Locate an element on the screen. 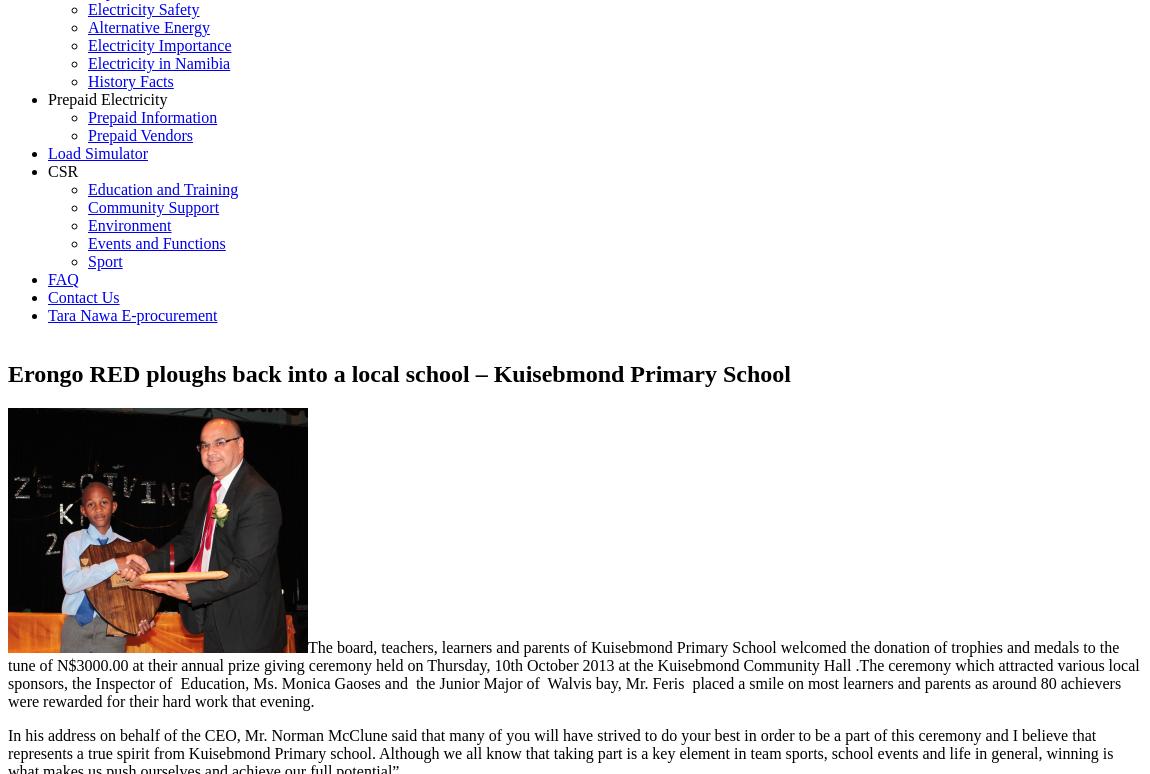 The image size is (1150, 774). 'Education and Training' is located at coordinates (161, 189).